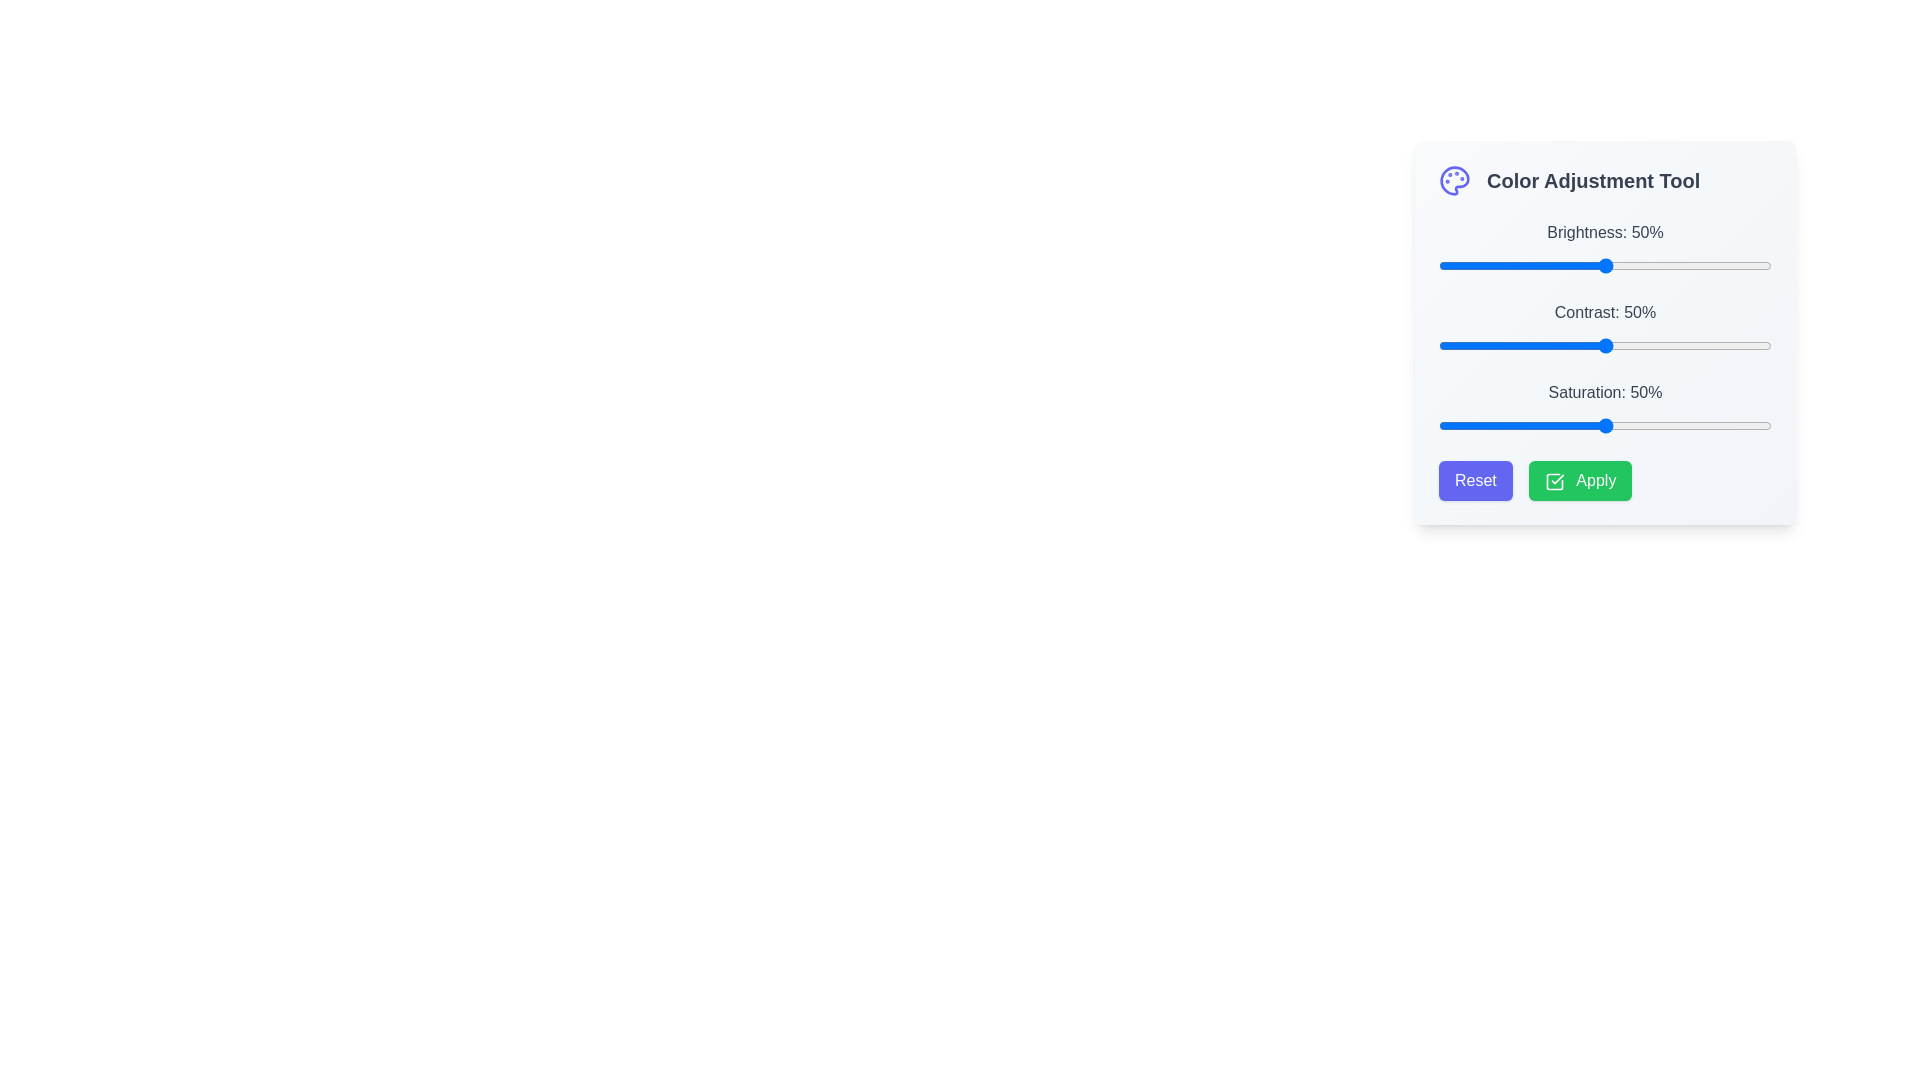  I want to click on the 'Reset' button with a purple background and rounded corners to observe the hover effect, so click(1475, 481).